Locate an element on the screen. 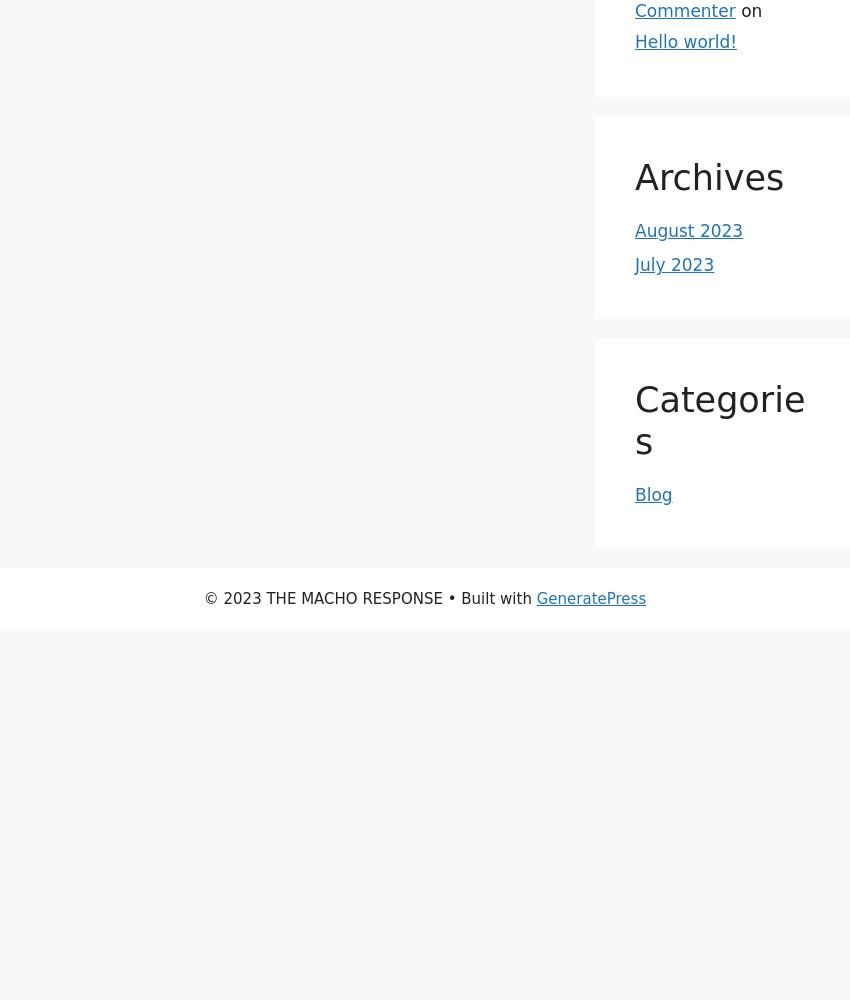 The image size is (850, 1000). '• Built with' is located at coordinates (489, 598).